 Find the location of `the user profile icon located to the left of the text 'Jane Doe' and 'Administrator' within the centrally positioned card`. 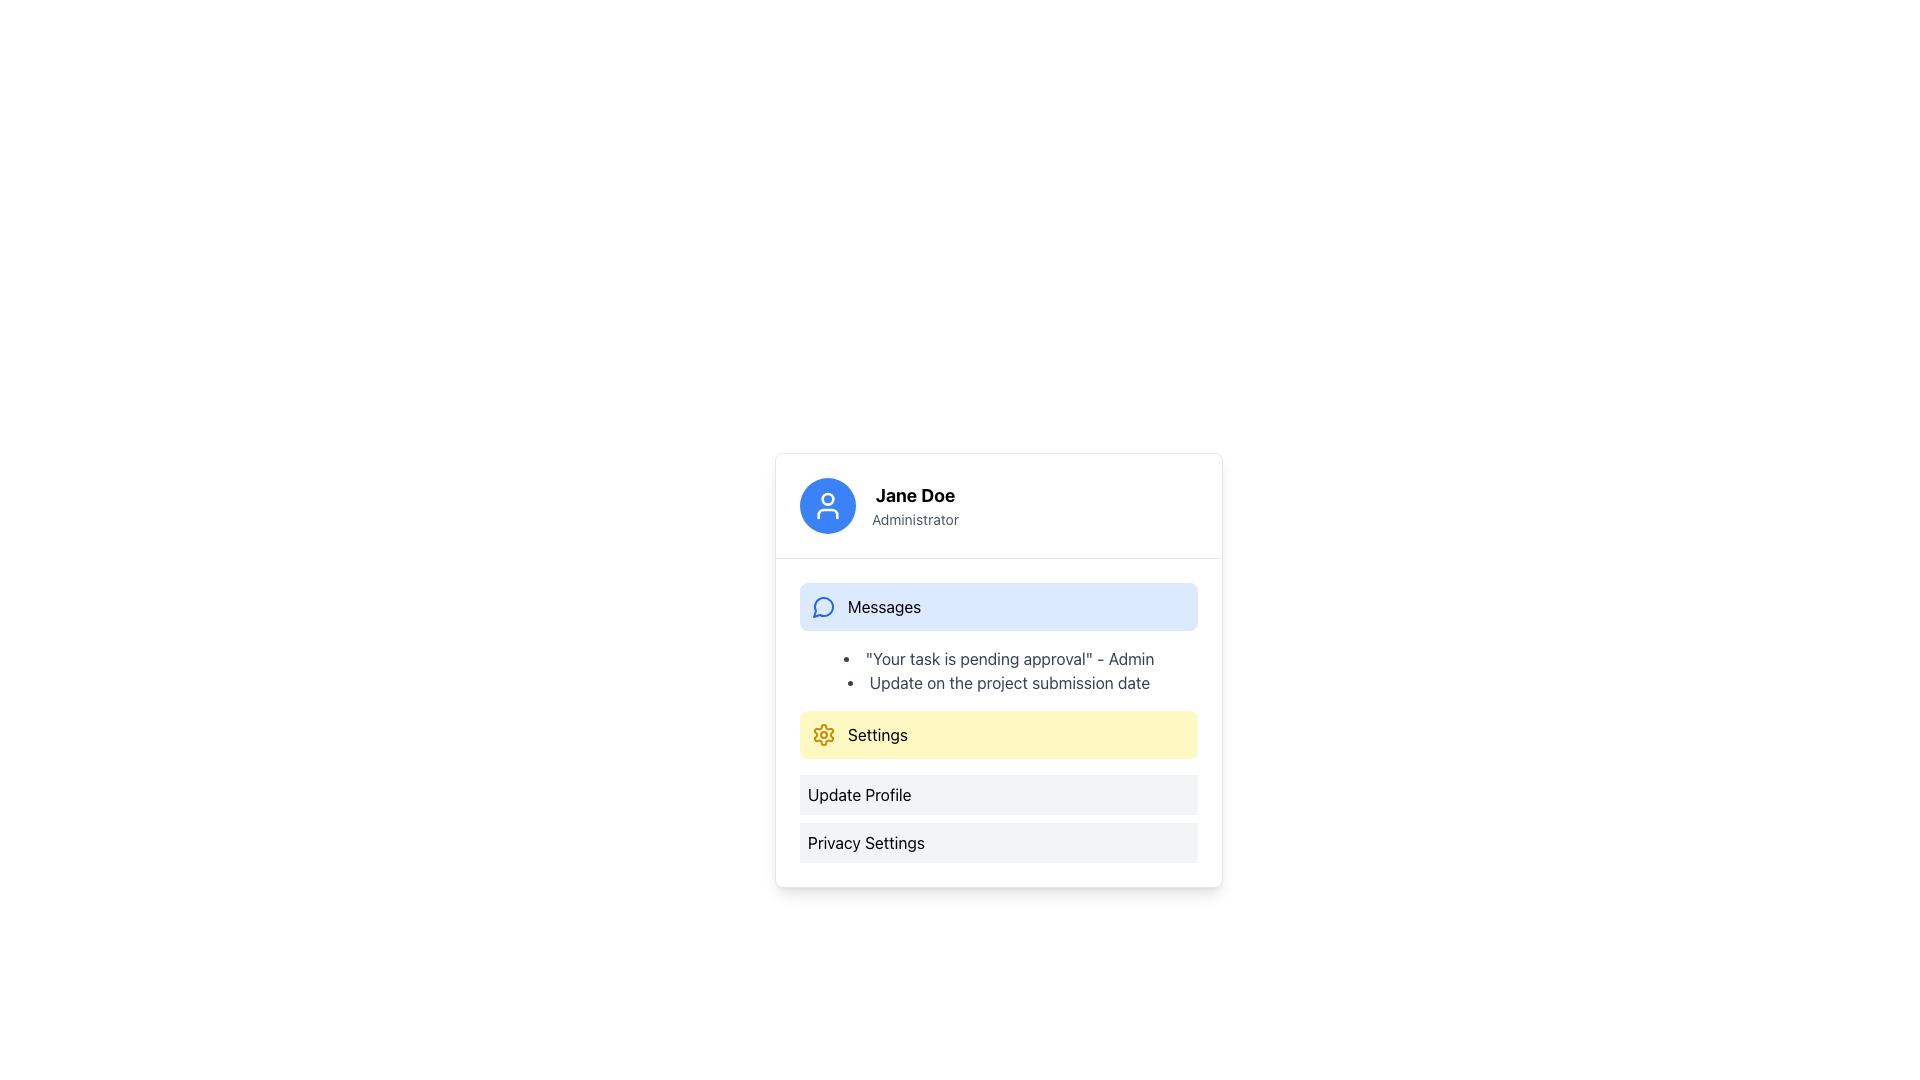

the user profile icon located to the left of the text 'Jane Doe' and 'Administrator' within the centrally positioned card is located at coordinates (828, 504).